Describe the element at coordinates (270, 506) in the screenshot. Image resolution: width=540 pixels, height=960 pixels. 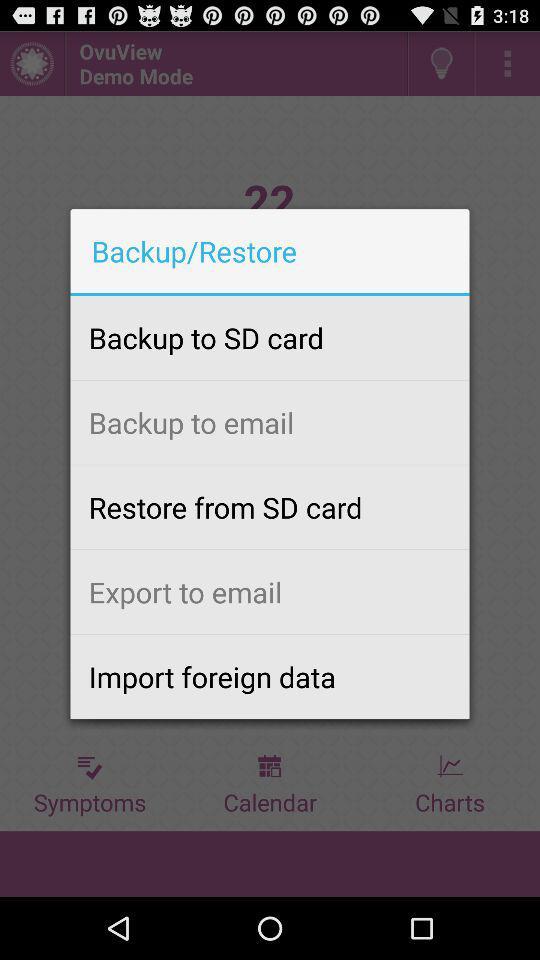
I see `icon below the backup to email` at that location.